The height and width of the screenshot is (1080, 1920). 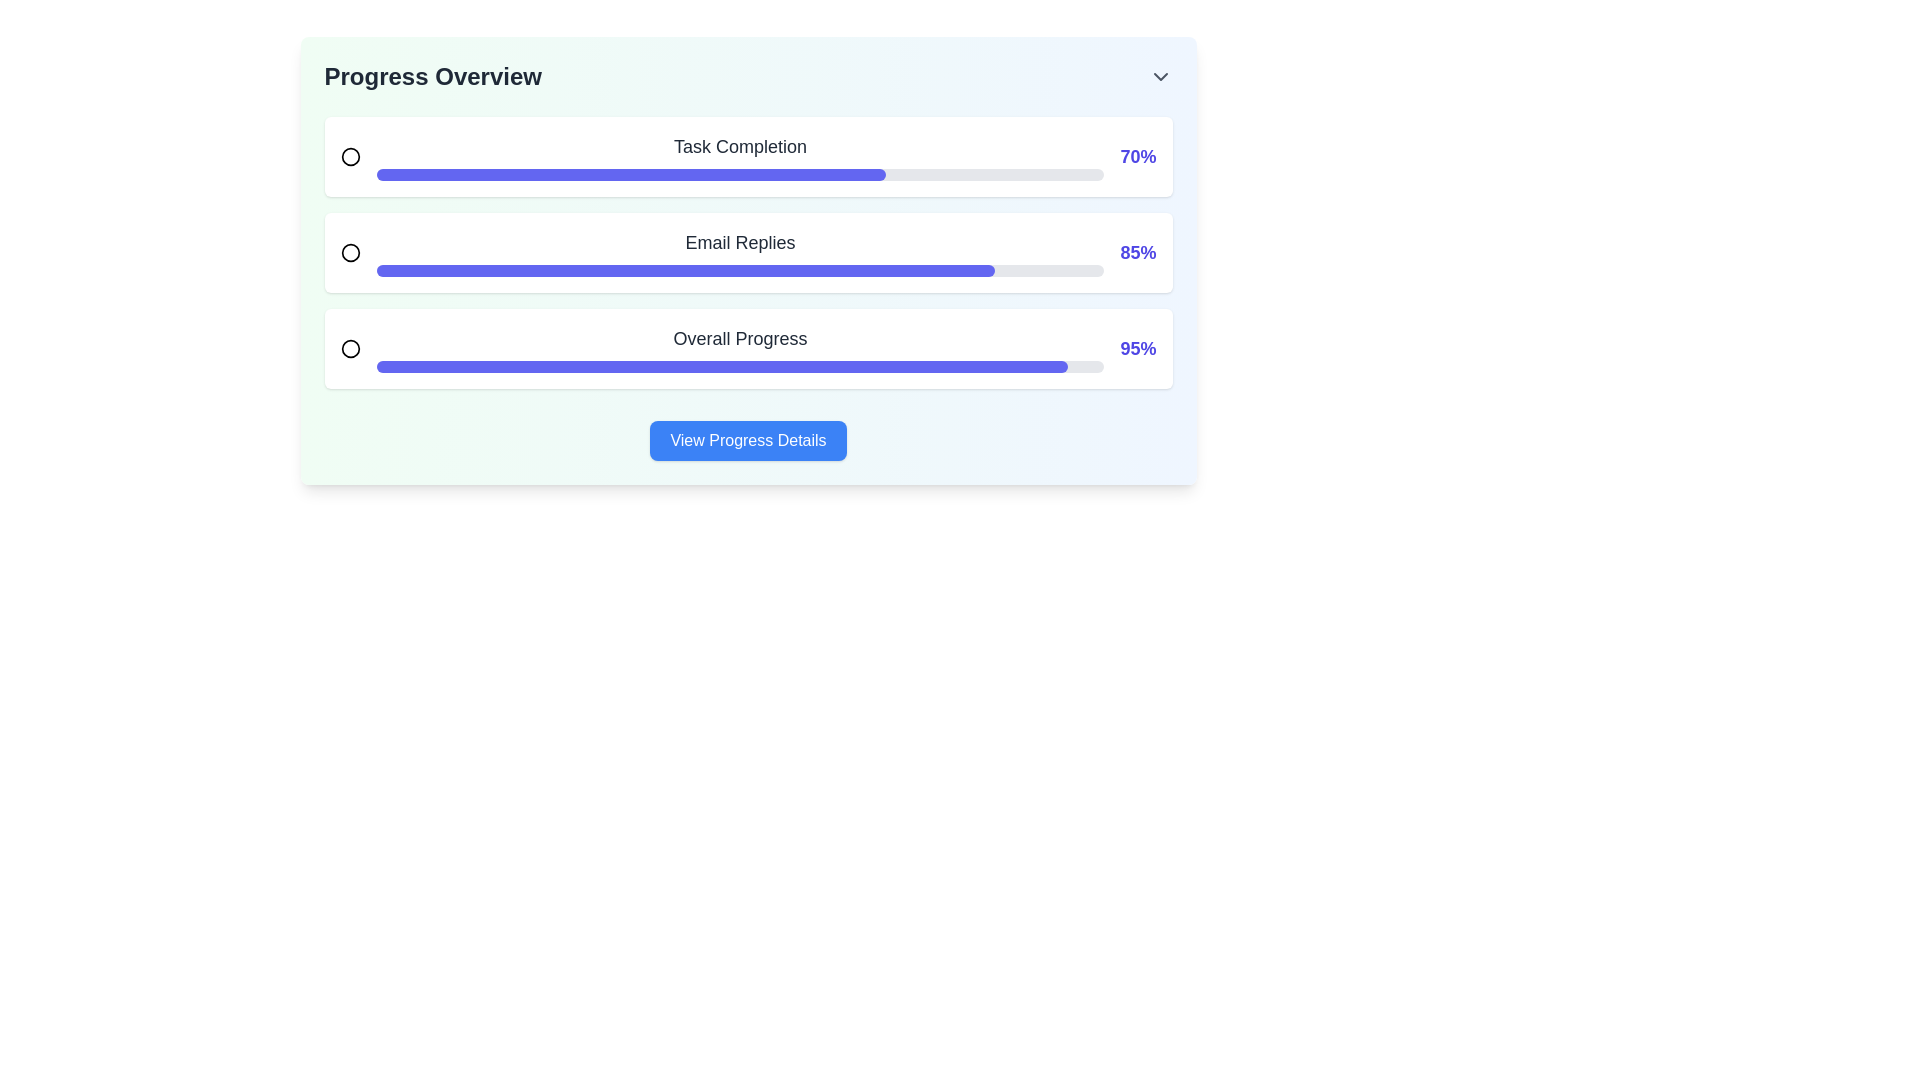 What do you see at coordinates (739, 347) in the screenshot?
I see `the 'Overall Progress' text and progress bar combination located in the lower section of the 'Progress Overview' component` at bounding box center [739, 347].